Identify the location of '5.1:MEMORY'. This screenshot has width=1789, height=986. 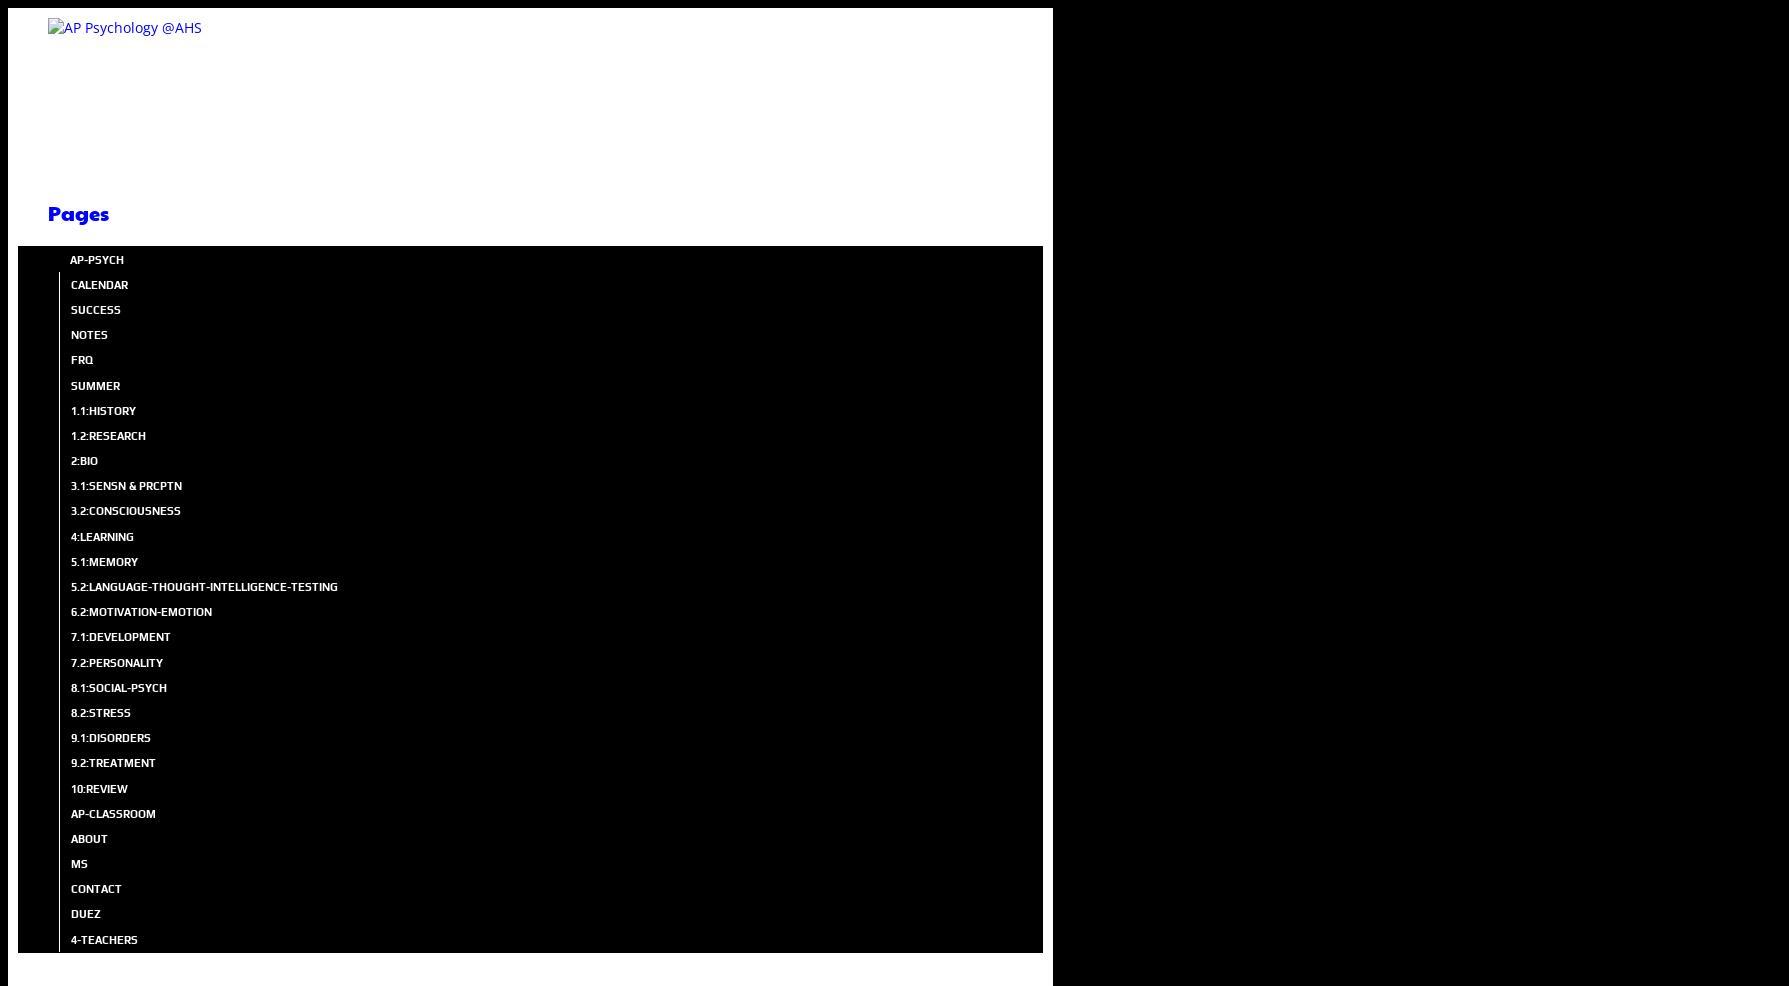
(71, 560).